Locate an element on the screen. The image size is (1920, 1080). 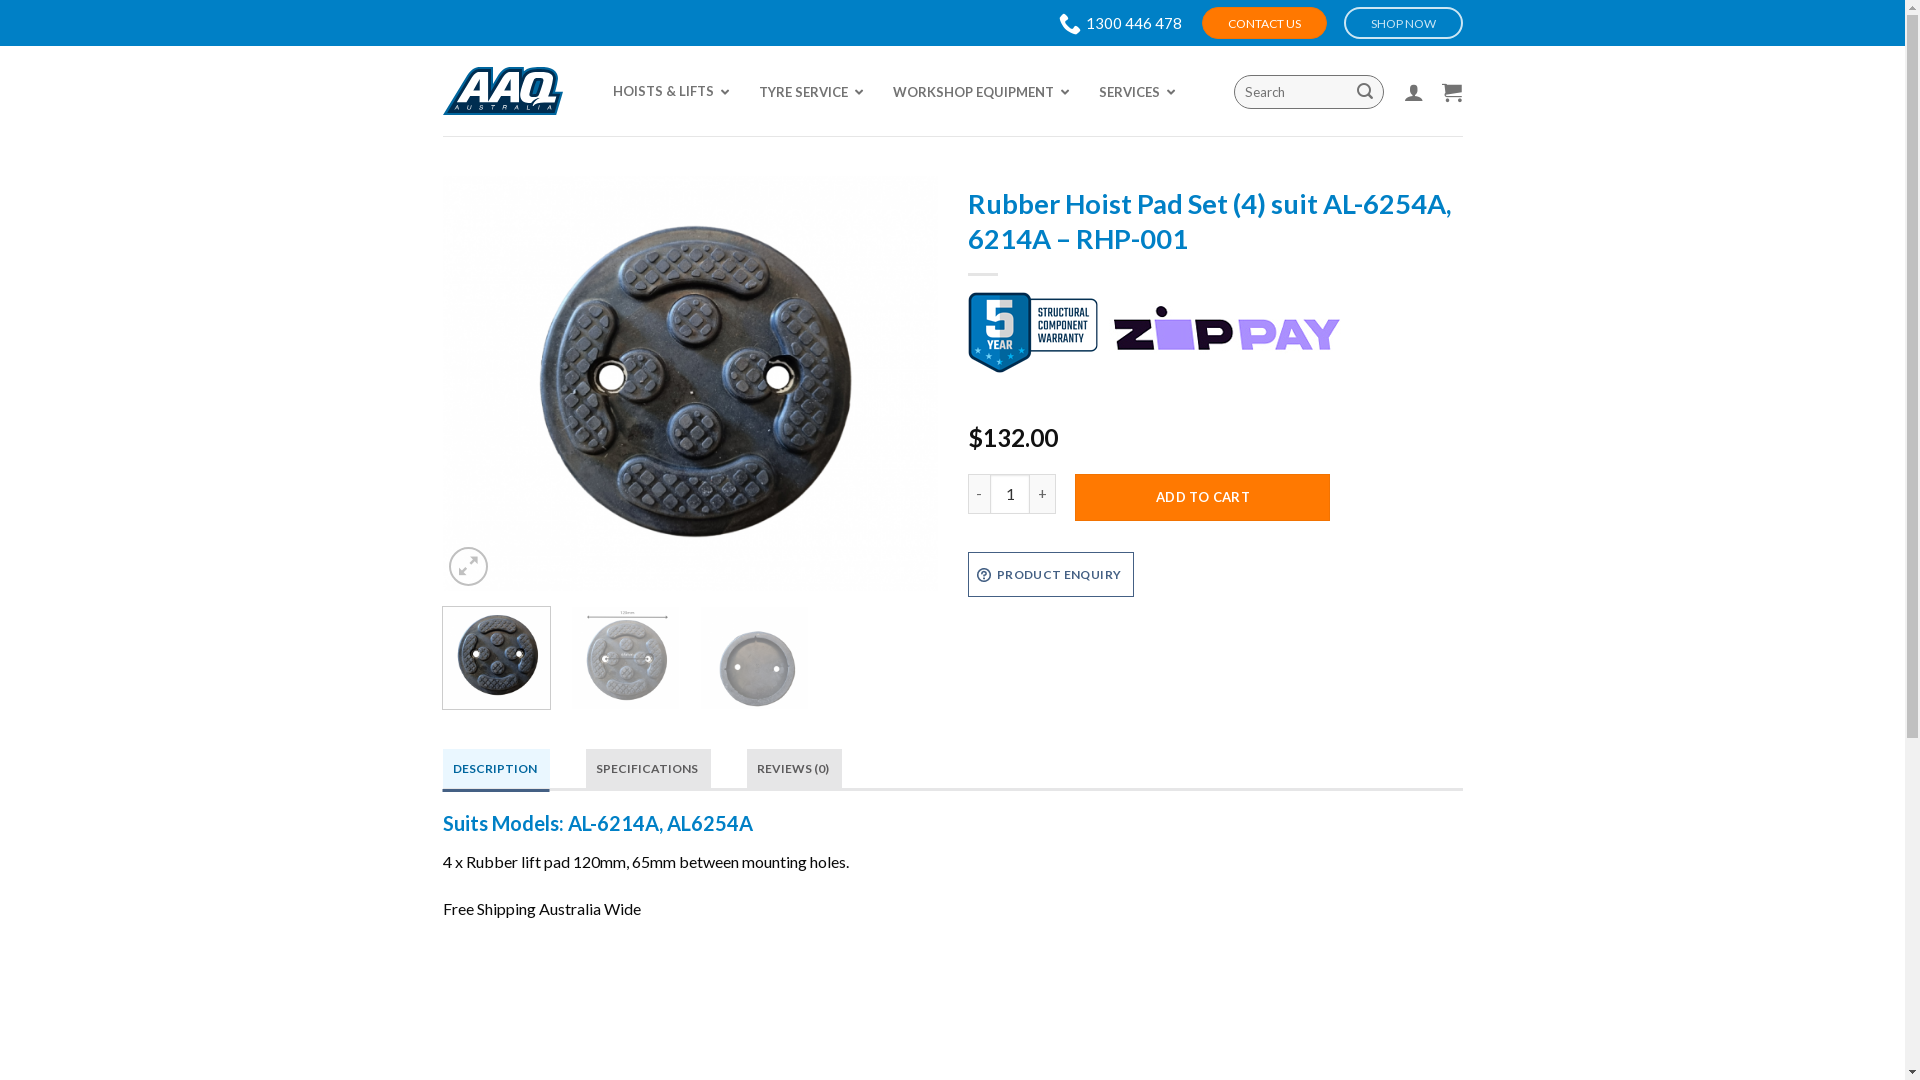
'SHOP NOW' is located at coordinates (1402, 23).